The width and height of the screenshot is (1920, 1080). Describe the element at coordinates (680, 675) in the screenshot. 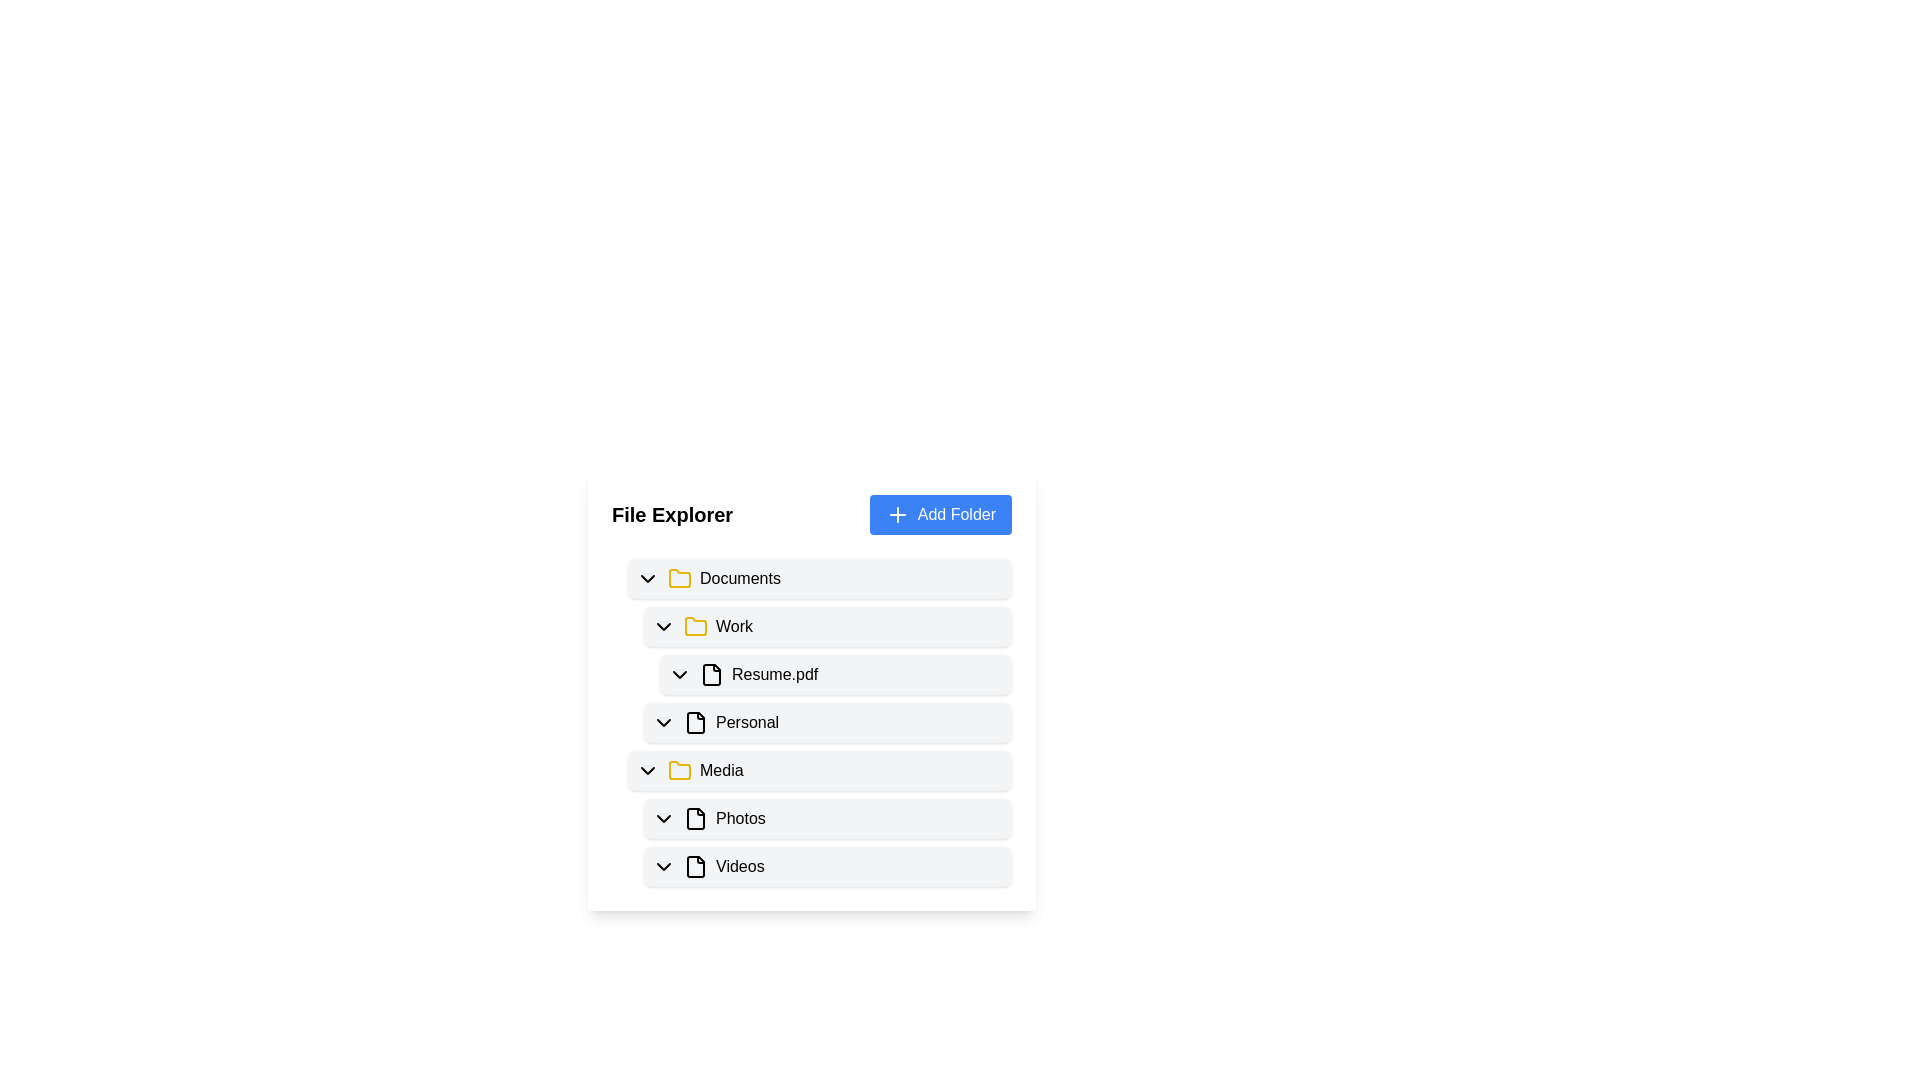

I see `the Toggle Icon for the 'Resume.pdf' entry in the file explorer UI` at that location.